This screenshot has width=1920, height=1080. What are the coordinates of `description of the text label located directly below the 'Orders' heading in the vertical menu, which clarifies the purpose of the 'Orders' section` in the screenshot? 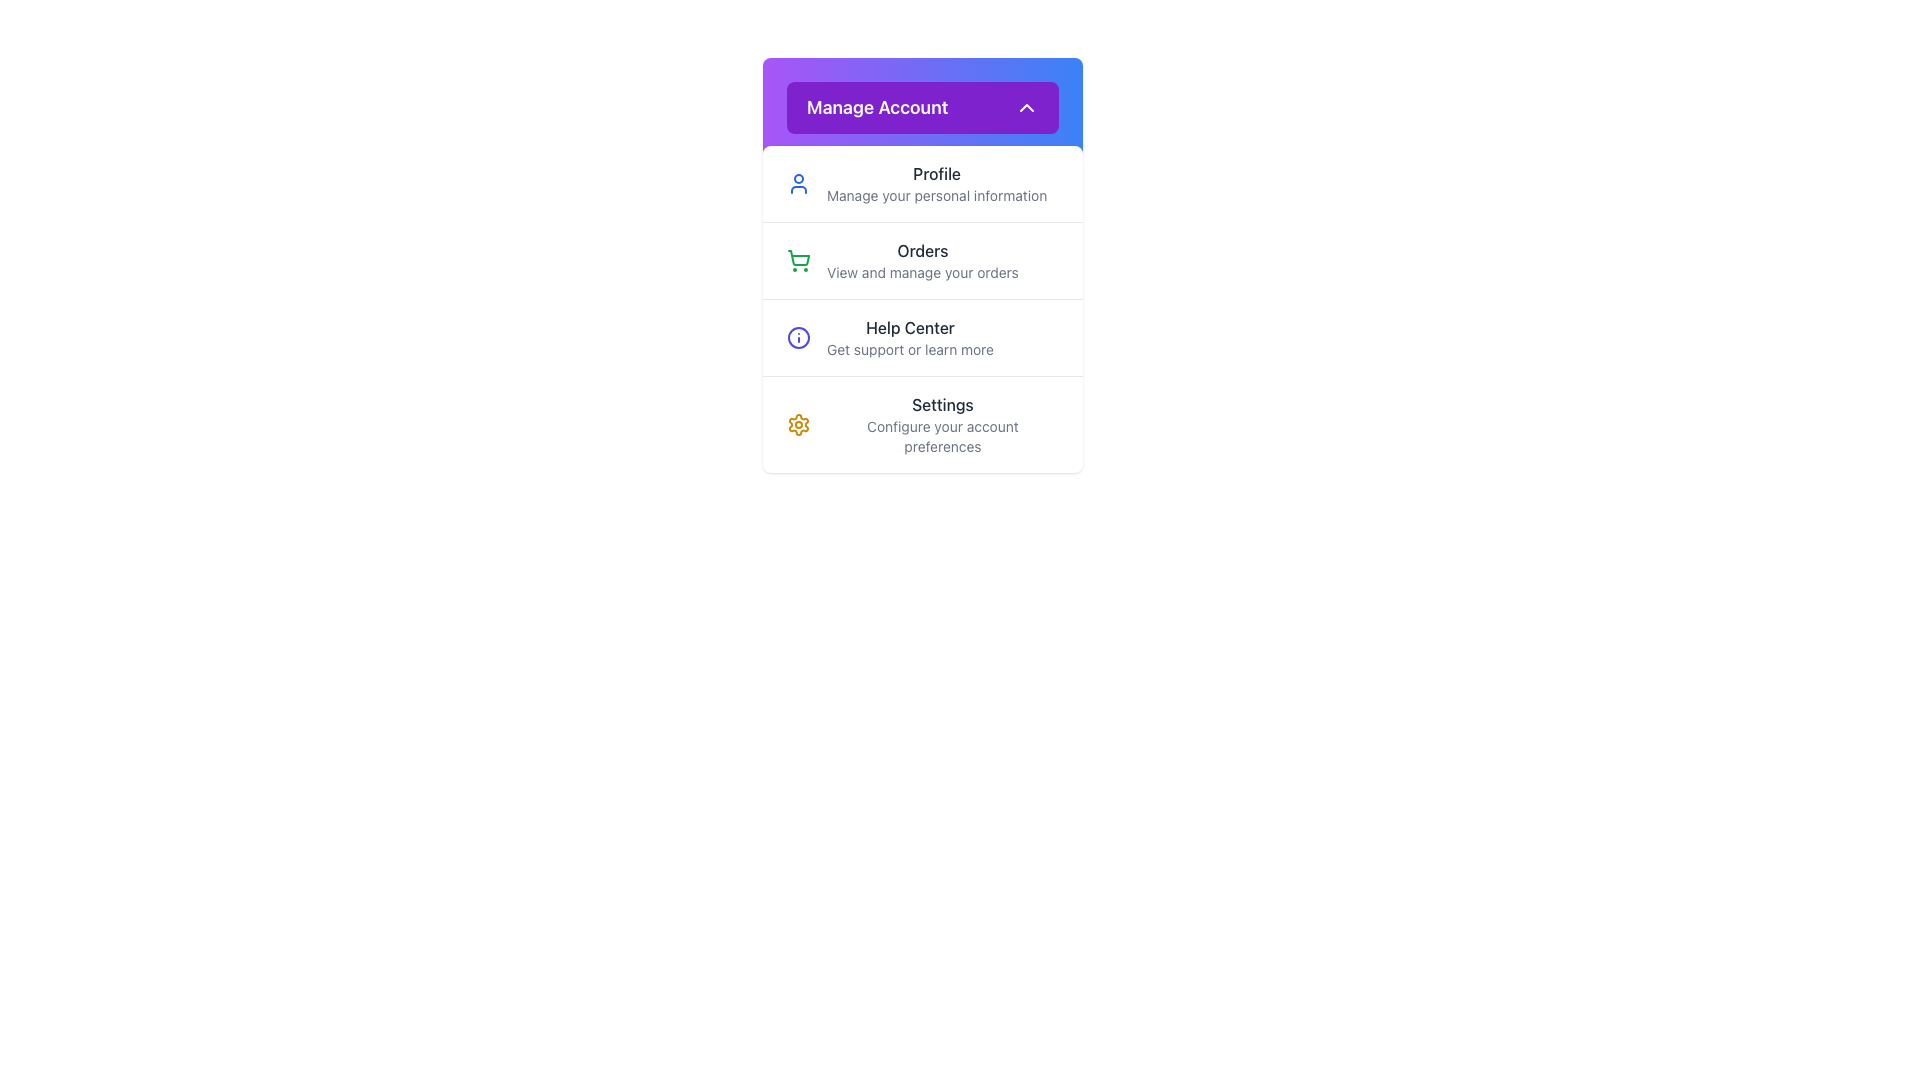 It's located at (921, 273).